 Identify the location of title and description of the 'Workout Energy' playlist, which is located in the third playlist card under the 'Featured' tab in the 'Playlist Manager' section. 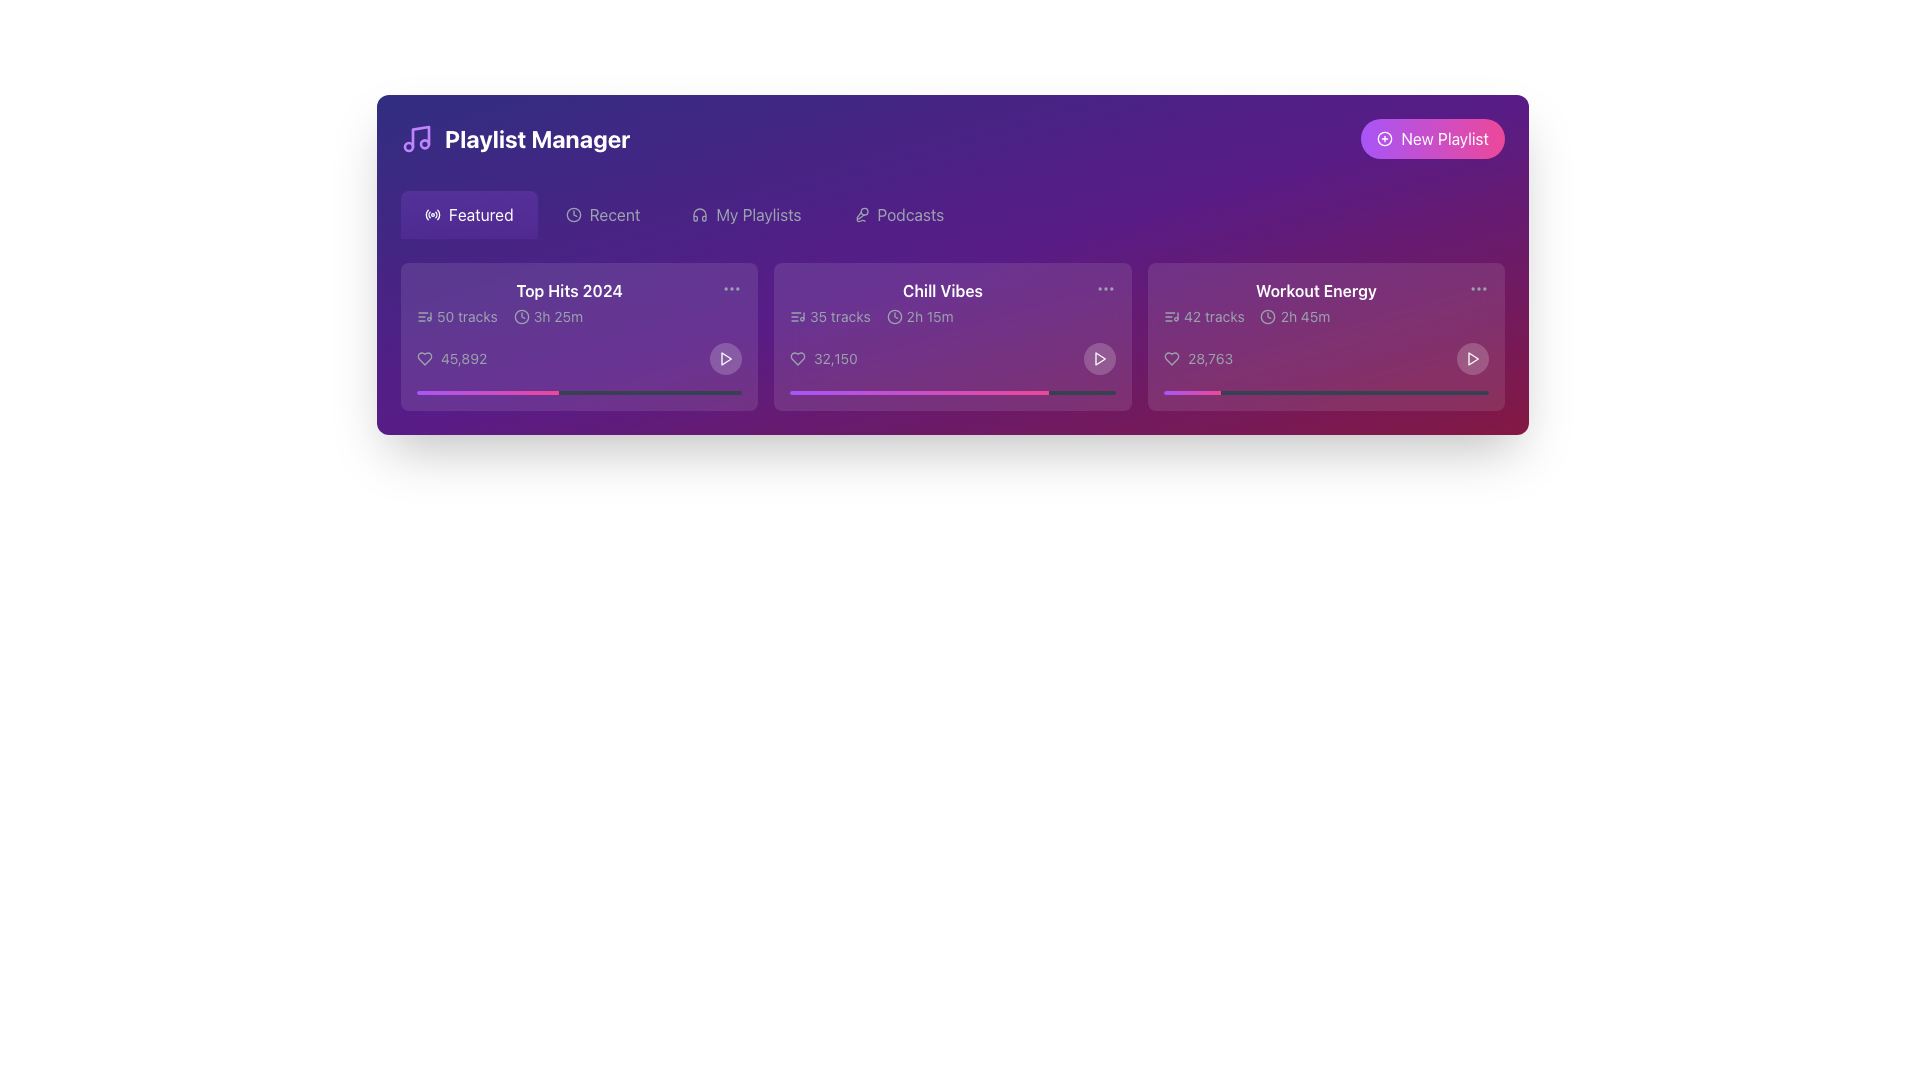
(1326, 303).